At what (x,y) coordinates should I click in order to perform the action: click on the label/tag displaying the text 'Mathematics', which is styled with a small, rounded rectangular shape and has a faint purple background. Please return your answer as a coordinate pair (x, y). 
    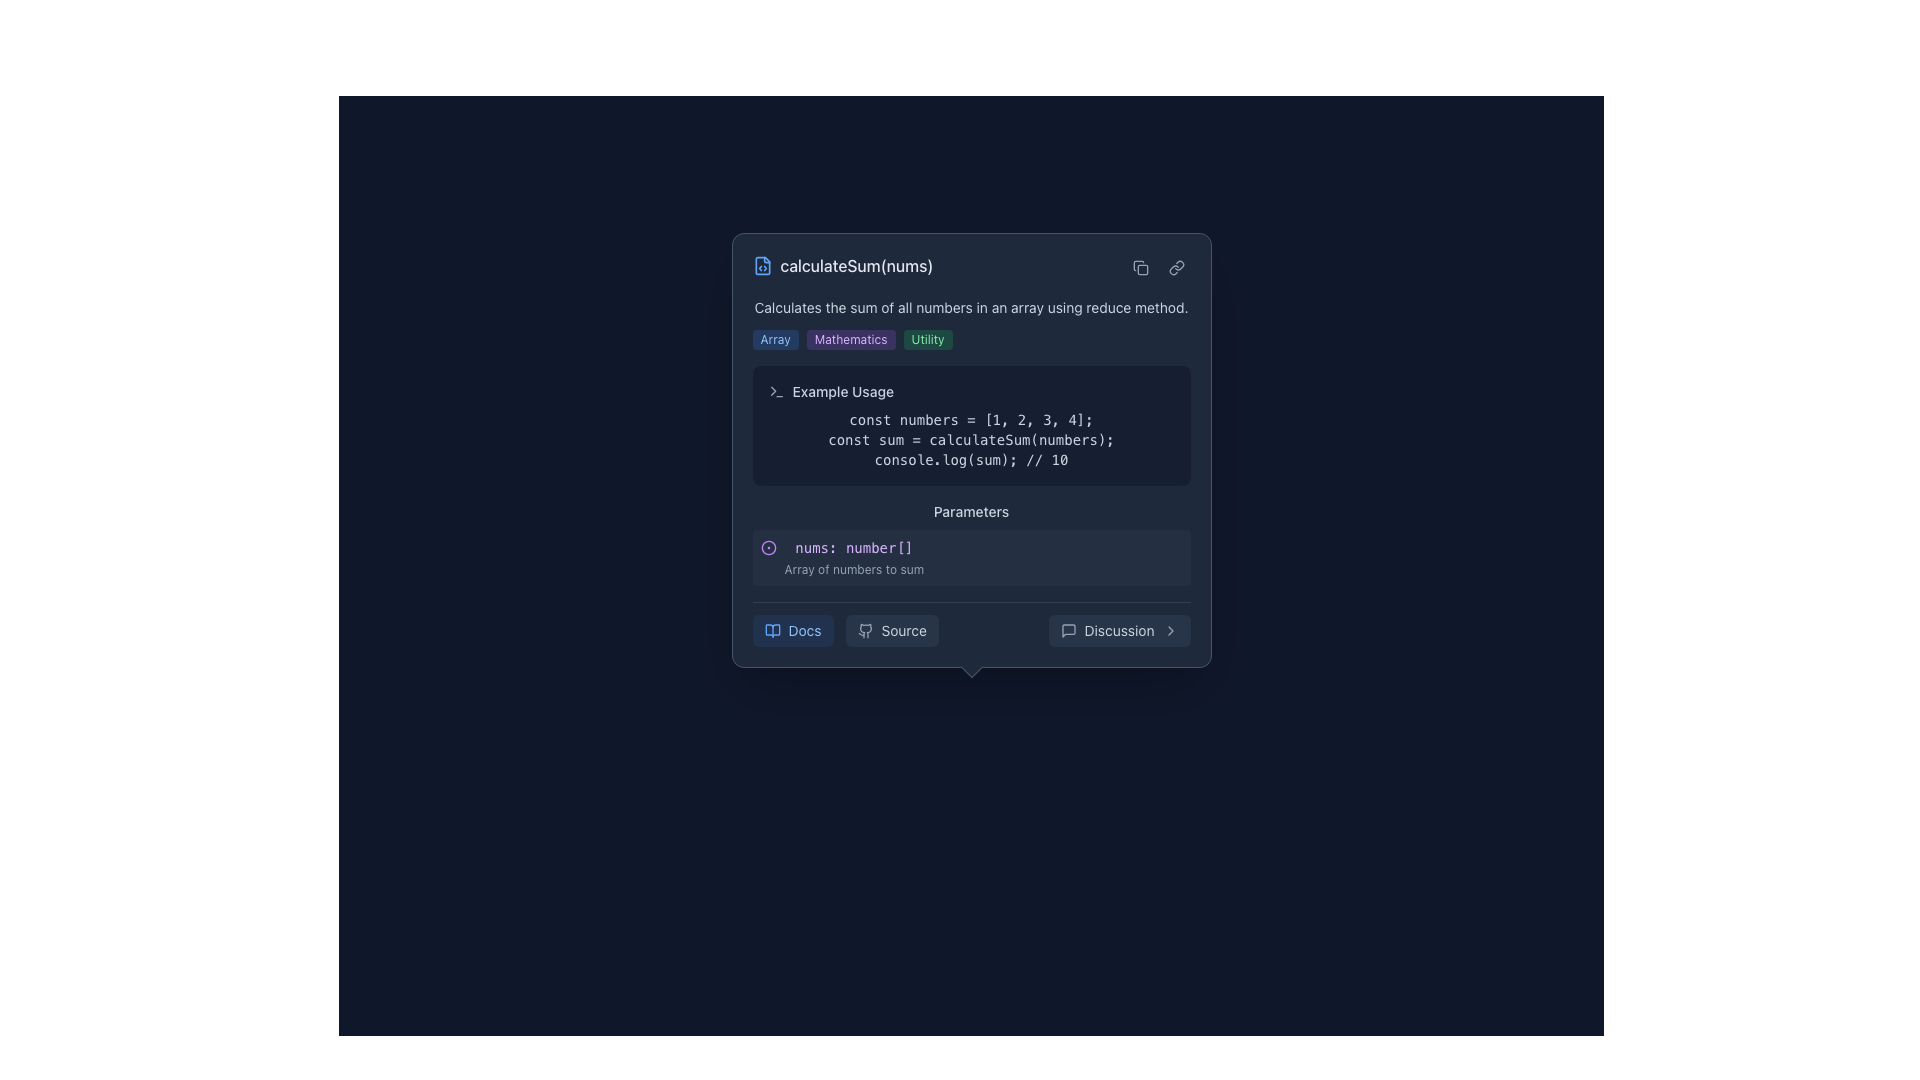
    Looking at the image, I should click on (851, 338).